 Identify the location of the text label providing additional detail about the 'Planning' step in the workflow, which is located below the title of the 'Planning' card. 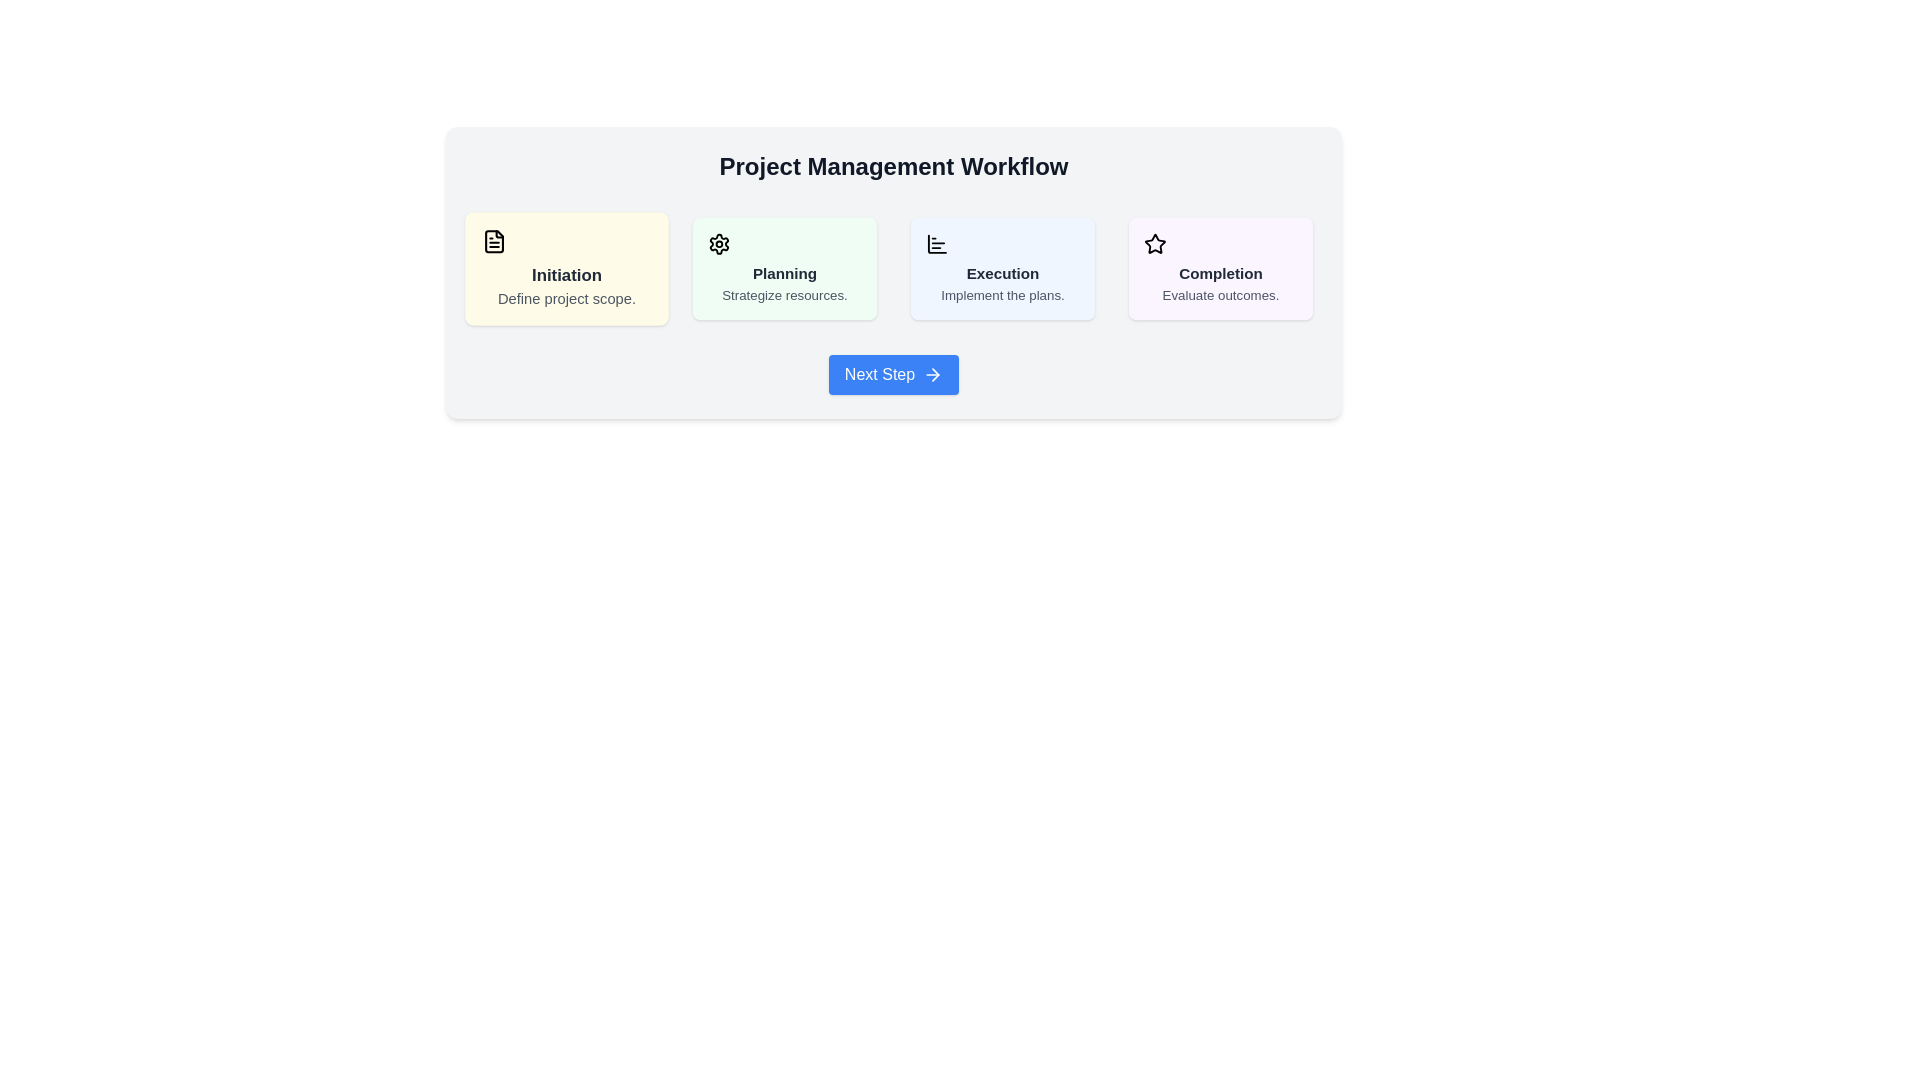
(784, 294).